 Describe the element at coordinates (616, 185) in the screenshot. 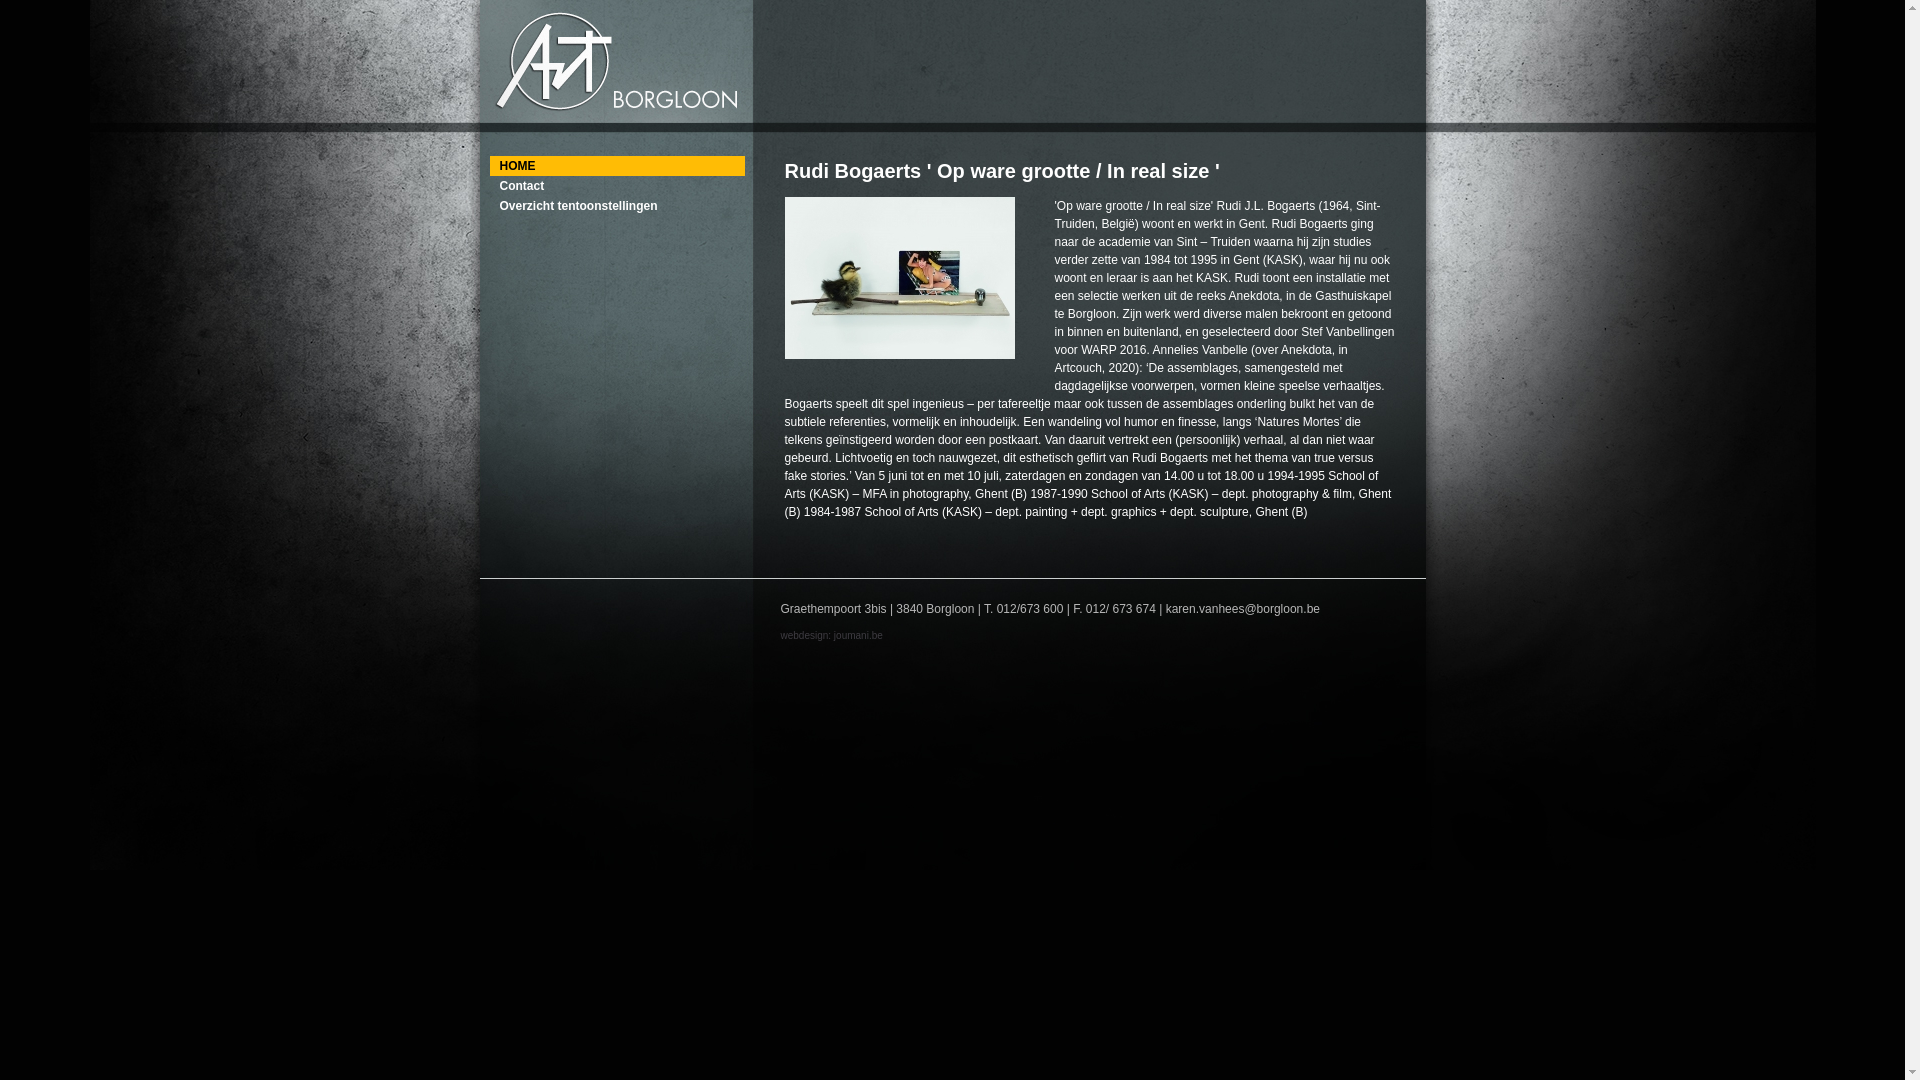

I see `'Contact'` at that location.